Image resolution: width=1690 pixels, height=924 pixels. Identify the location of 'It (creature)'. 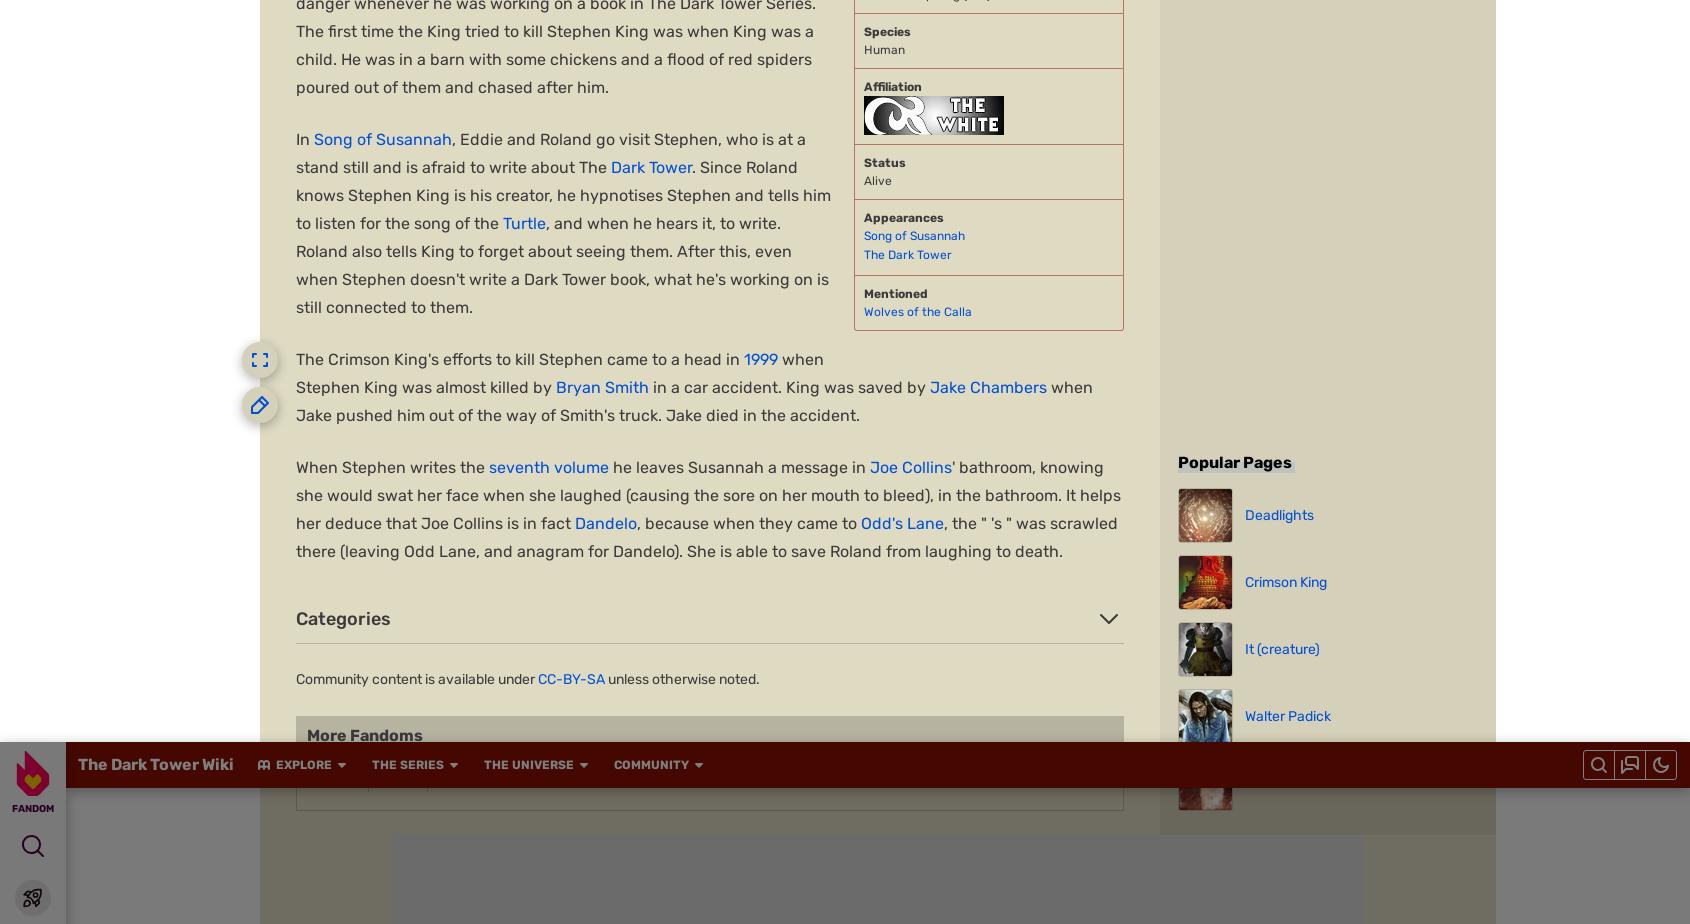
(755, 450).